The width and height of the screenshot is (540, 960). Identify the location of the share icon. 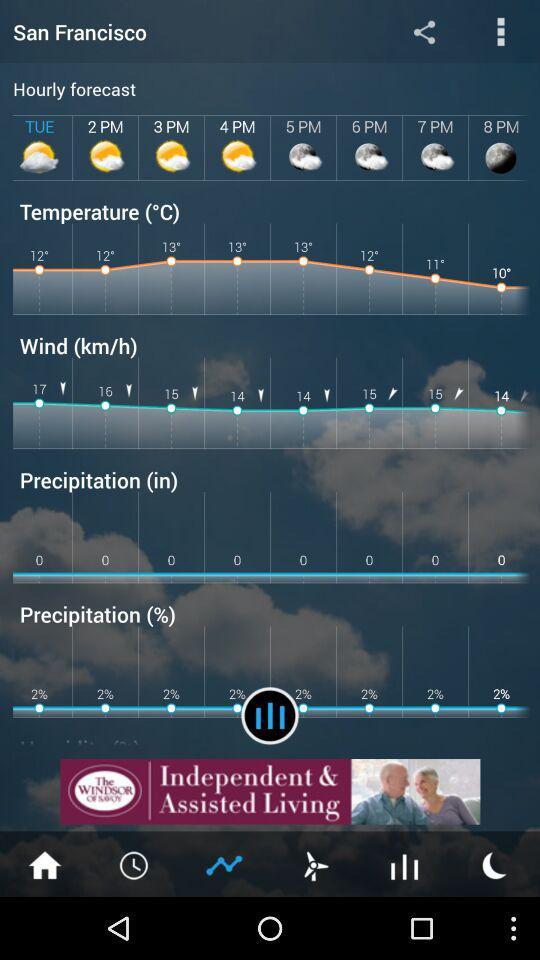
(423, 33).